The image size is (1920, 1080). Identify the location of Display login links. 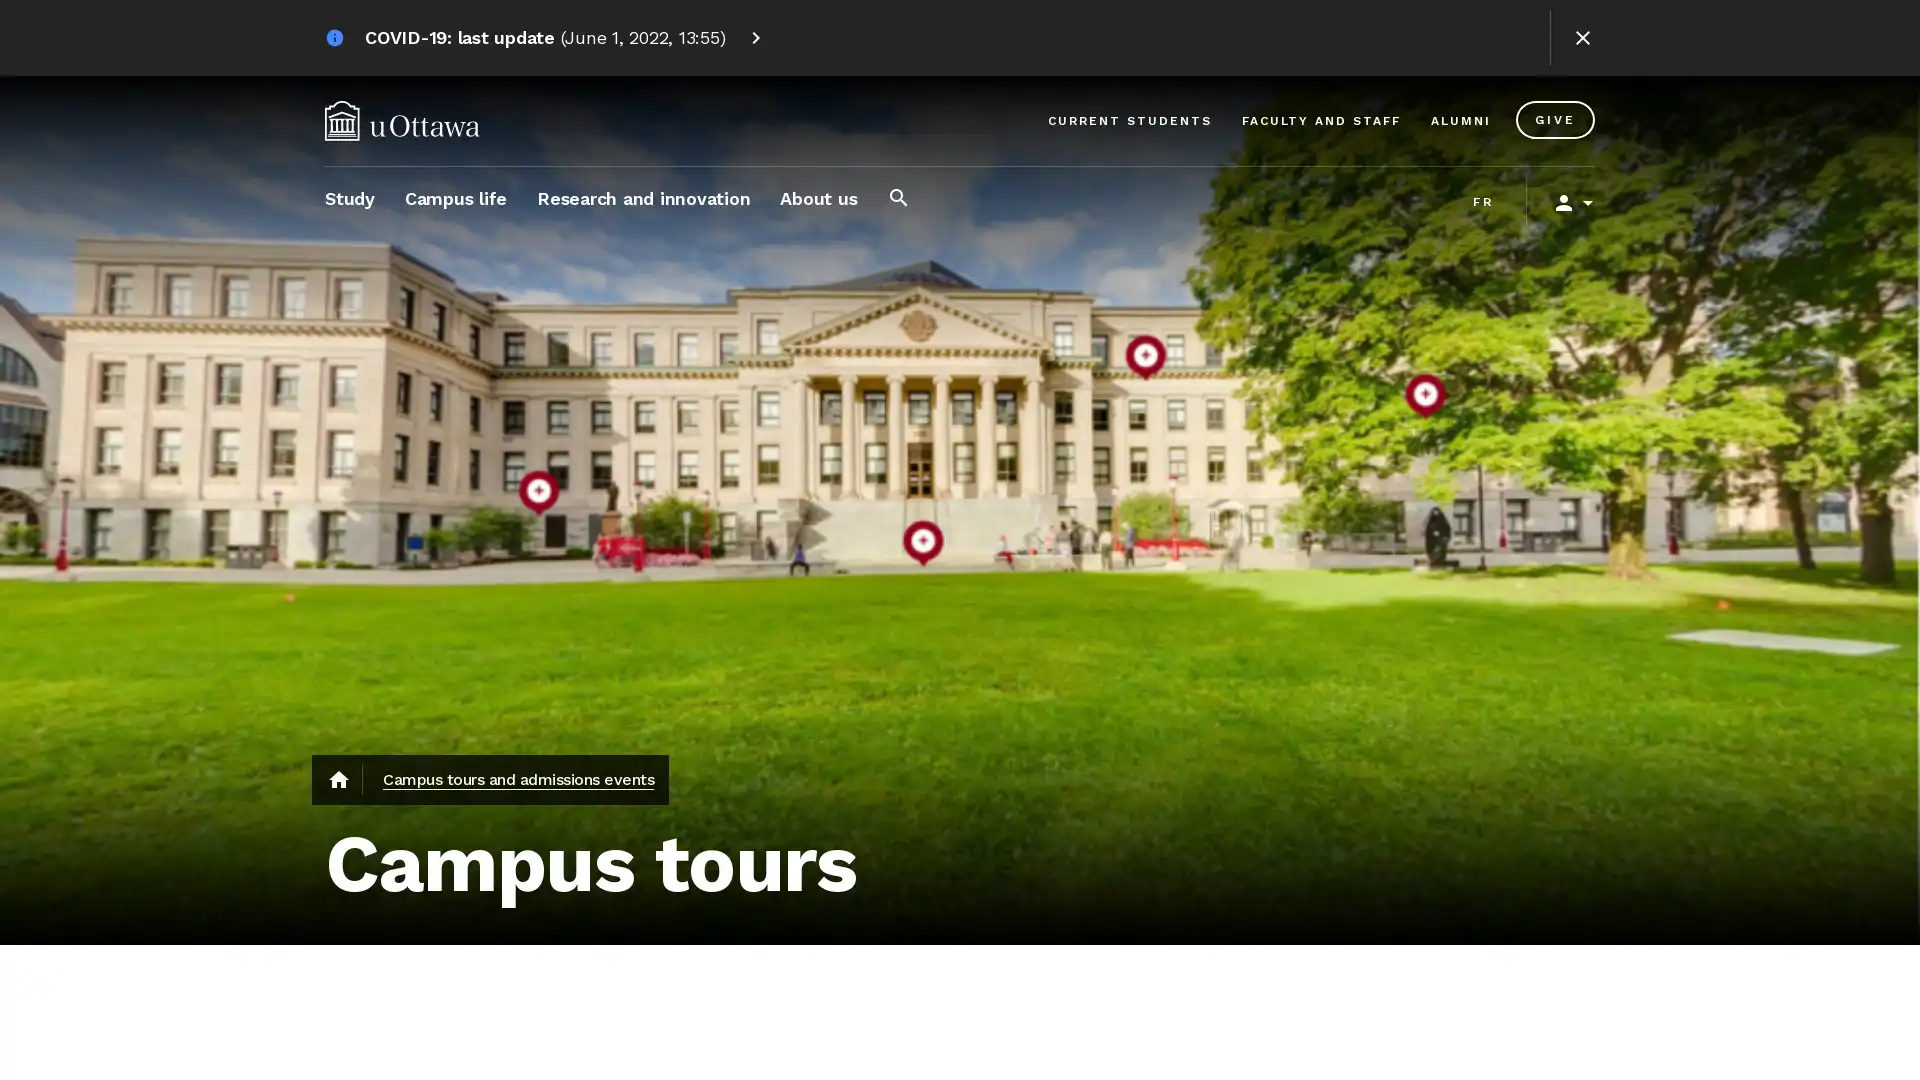
(1564, 203).